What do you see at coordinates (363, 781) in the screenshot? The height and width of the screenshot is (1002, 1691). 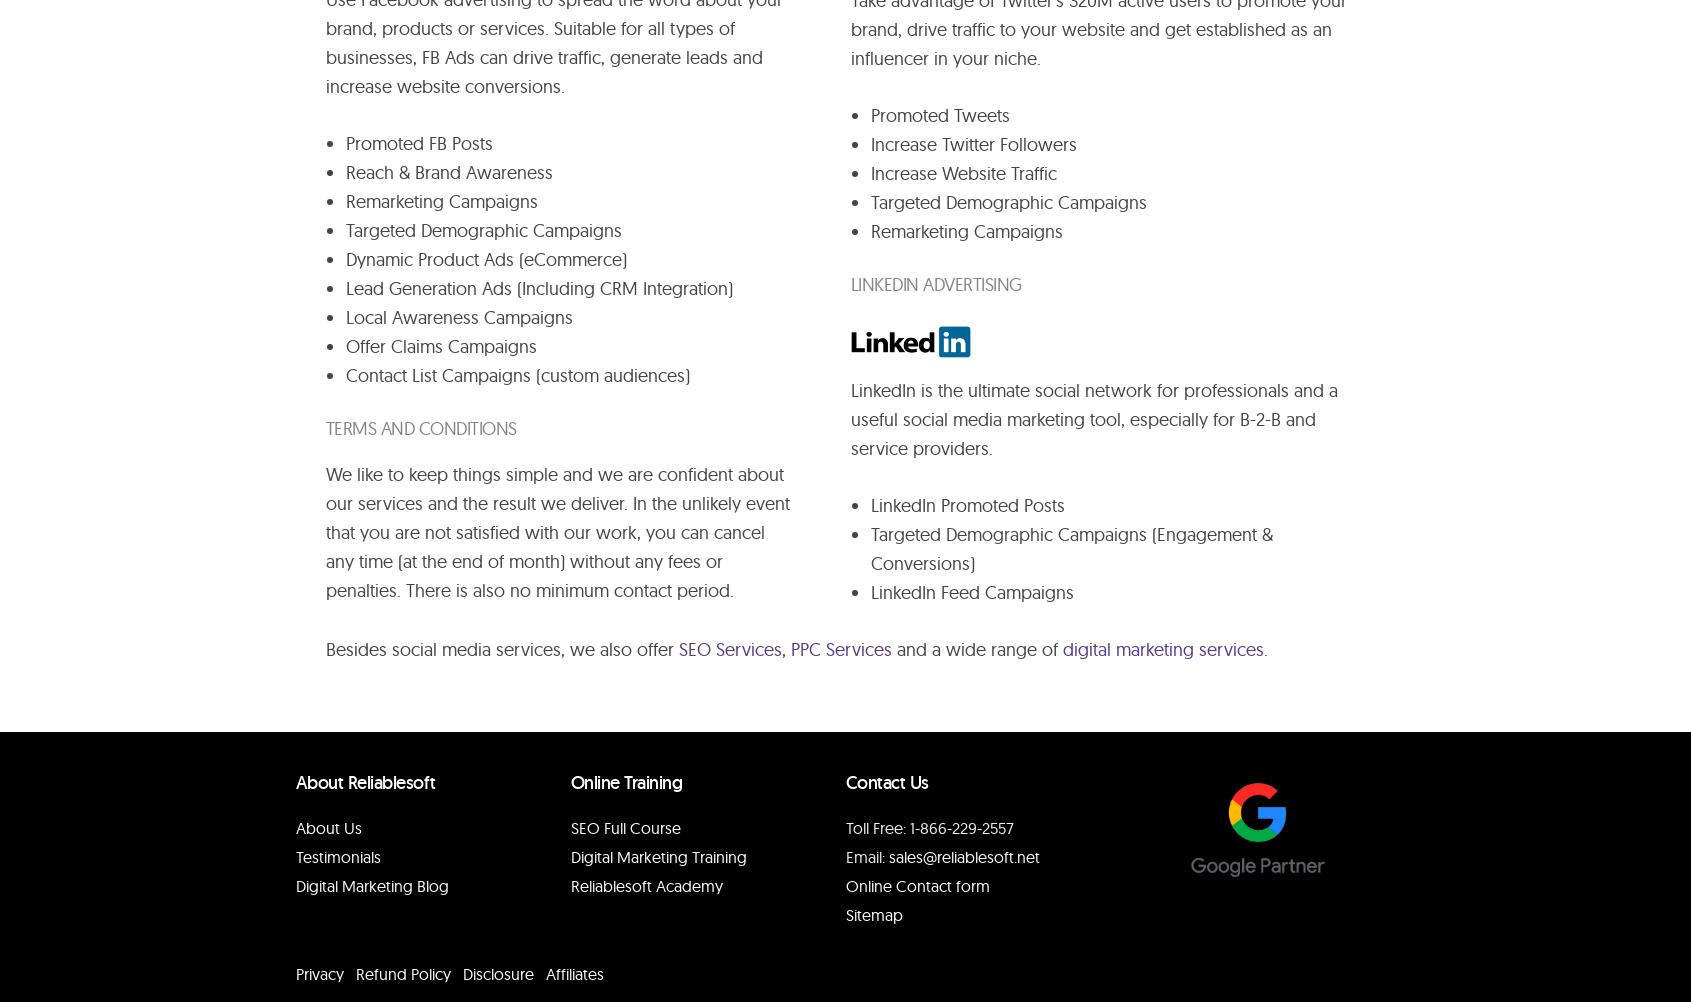 I see `'About Reliablesoft'` at bounding box center [363, 781].